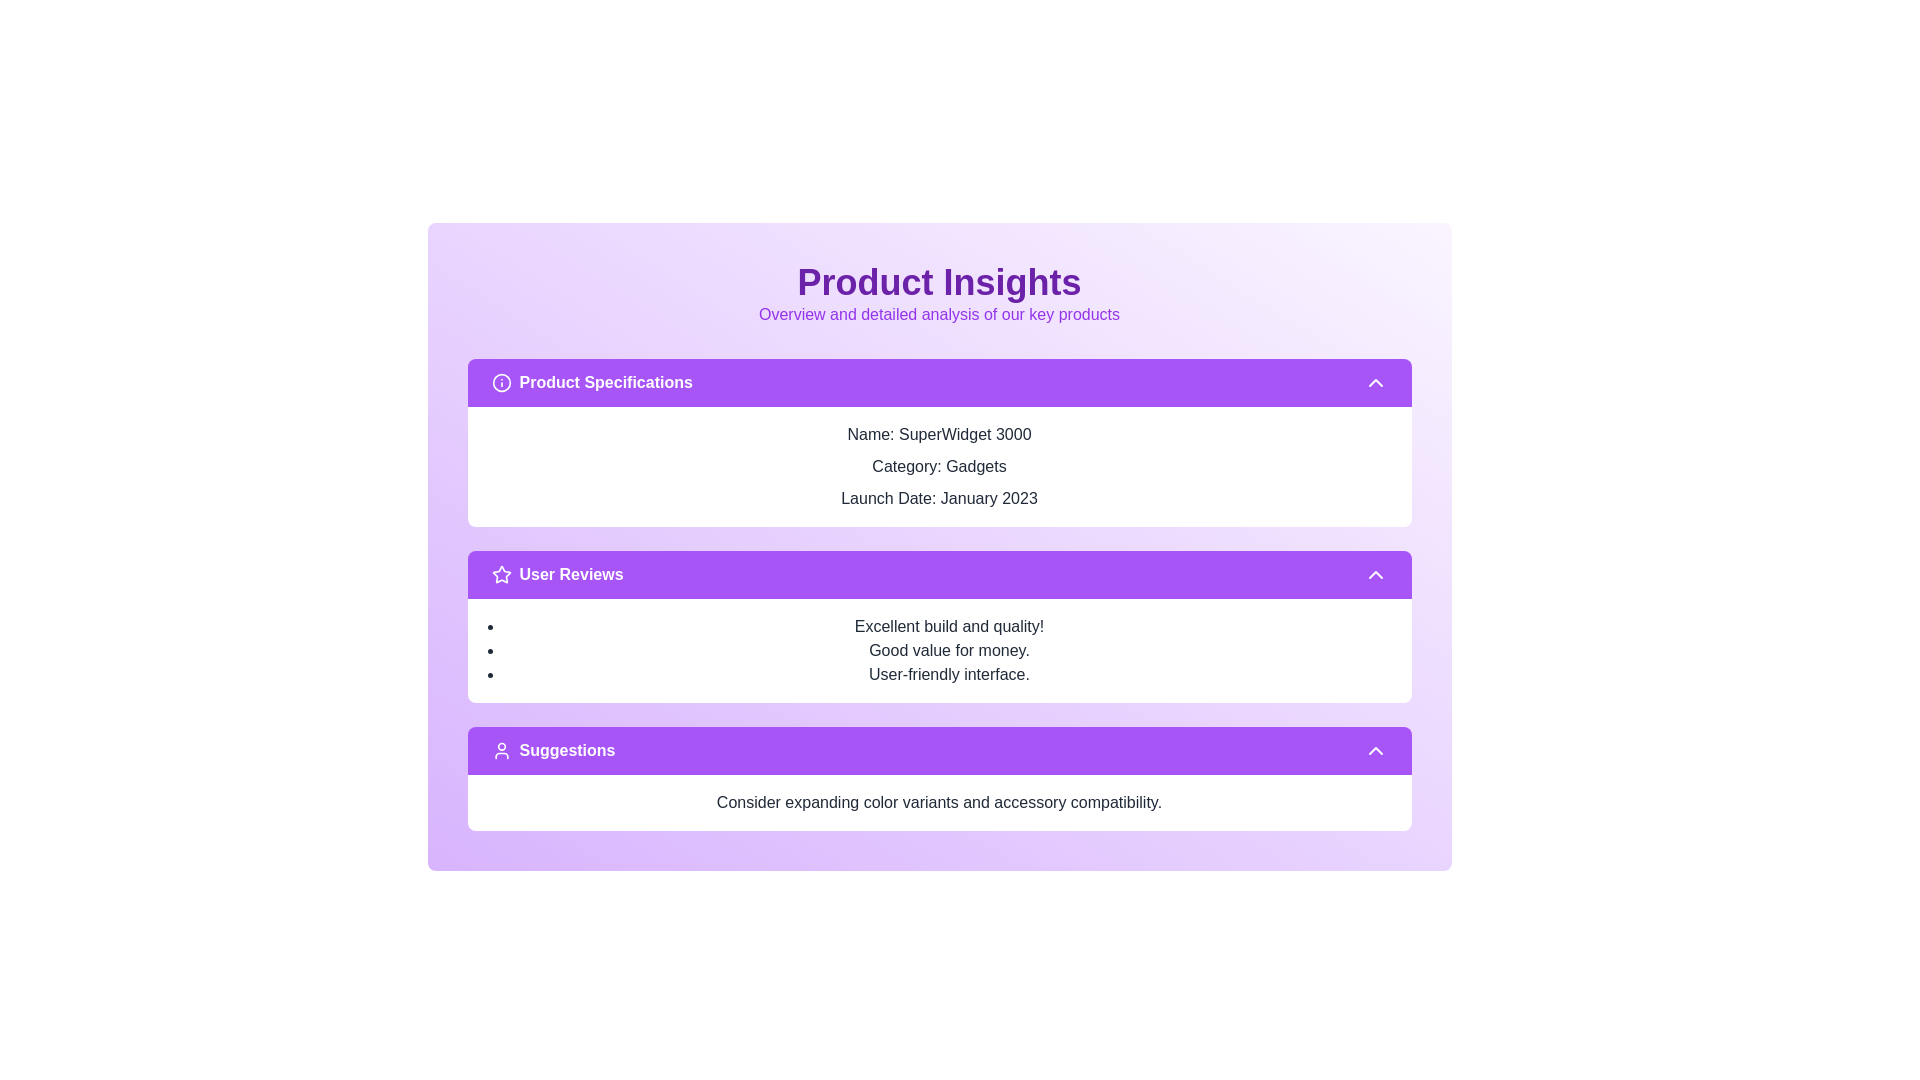 The height and width of the screenshot is (1080, 1920). I want to click on the upward-pointing chevron icon button with a purple background located at the bottom-right corner of the 'Suggestions' section, so click(1374, 751).